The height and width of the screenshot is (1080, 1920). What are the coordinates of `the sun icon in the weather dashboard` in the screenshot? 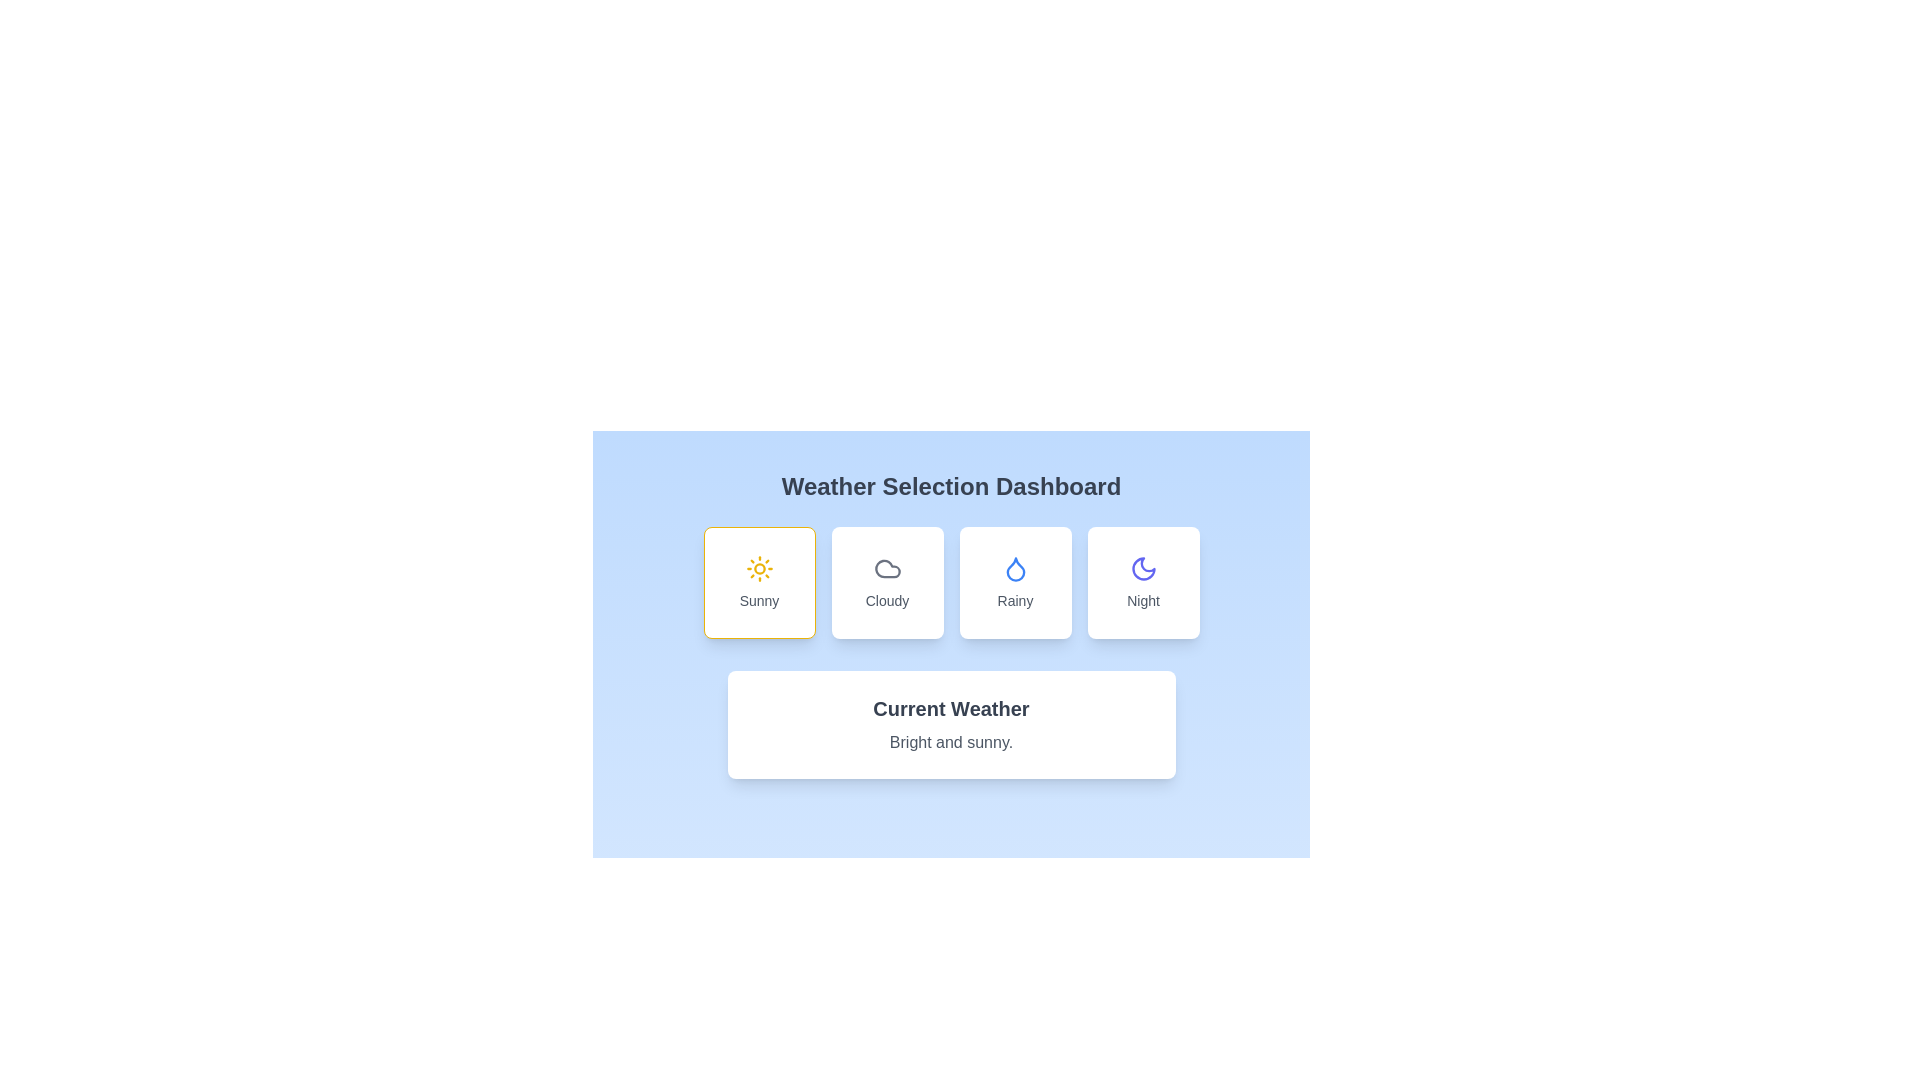 It's located at (758, 569).